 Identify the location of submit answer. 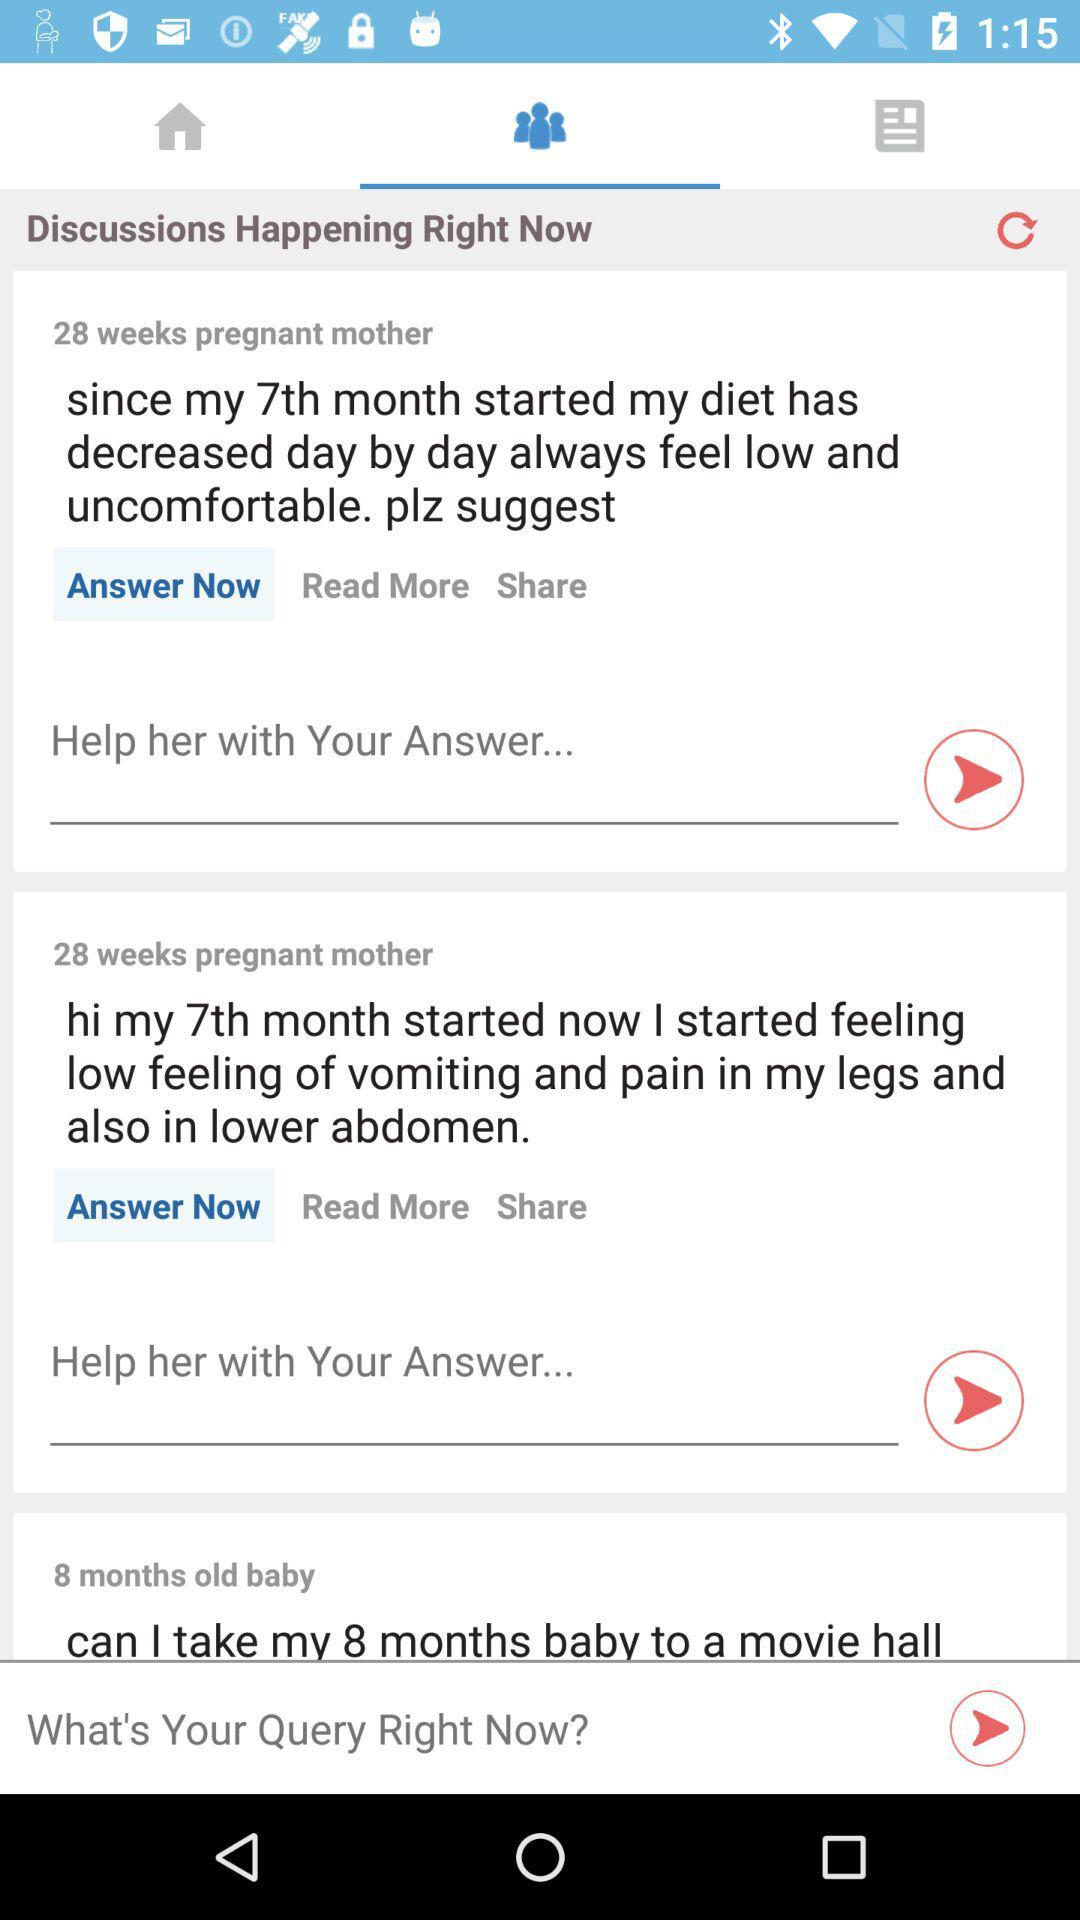
(973, 1399).